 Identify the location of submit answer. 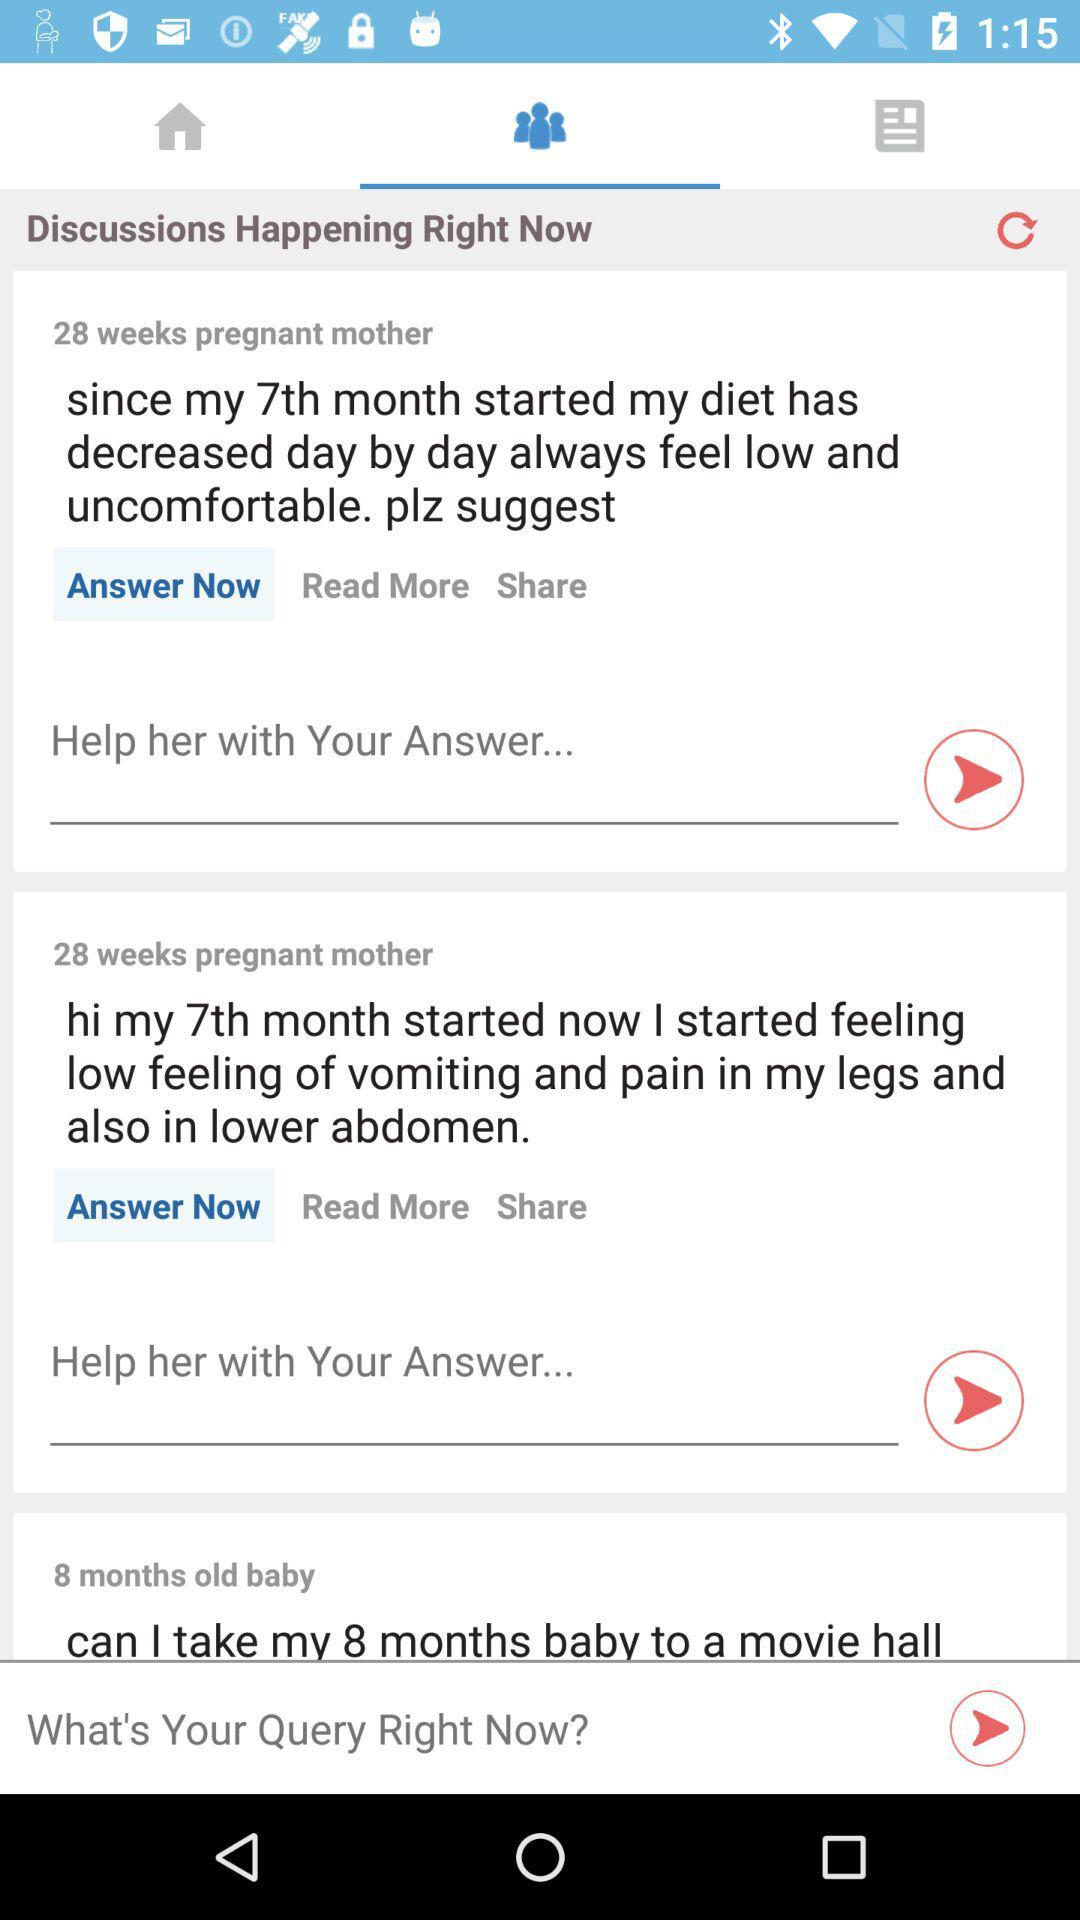
(973, 1399).